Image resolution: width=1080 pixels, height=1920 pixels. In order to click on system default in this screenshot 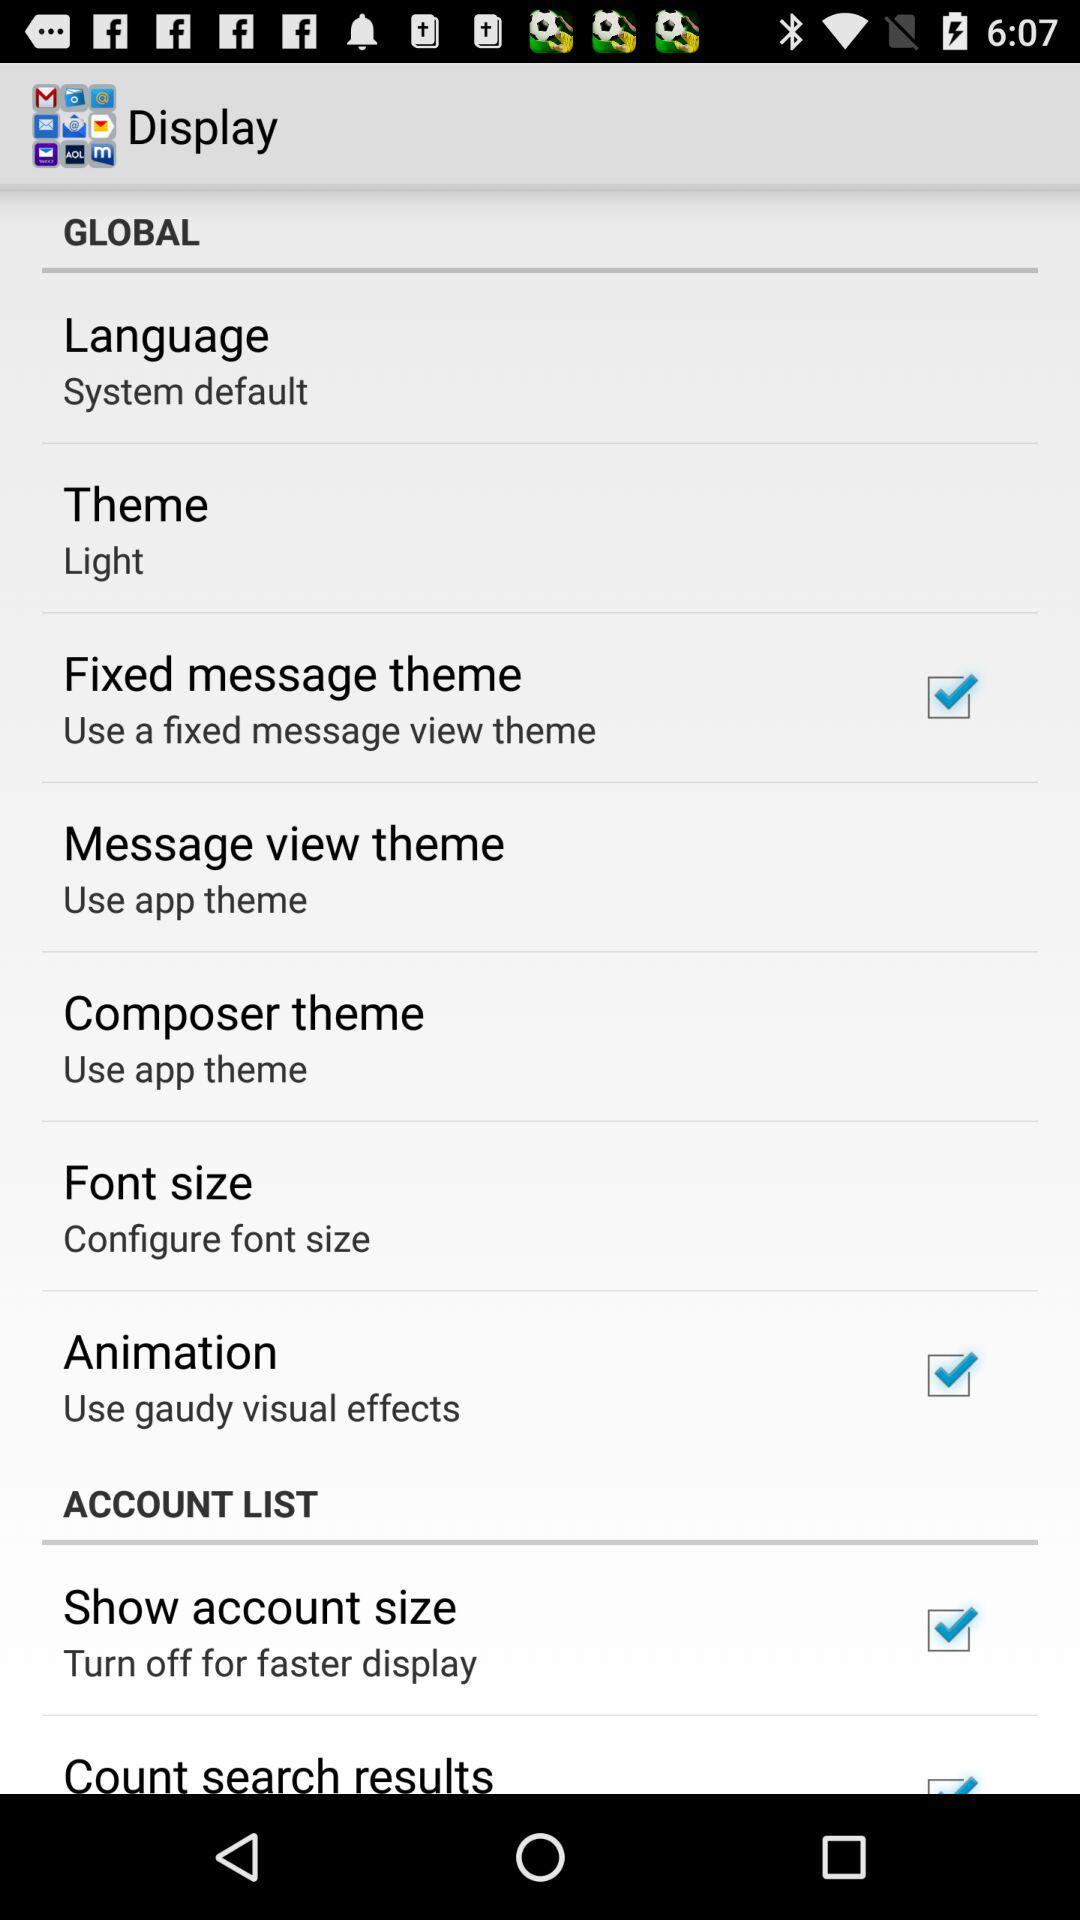, I will do `click(185, 389)`.